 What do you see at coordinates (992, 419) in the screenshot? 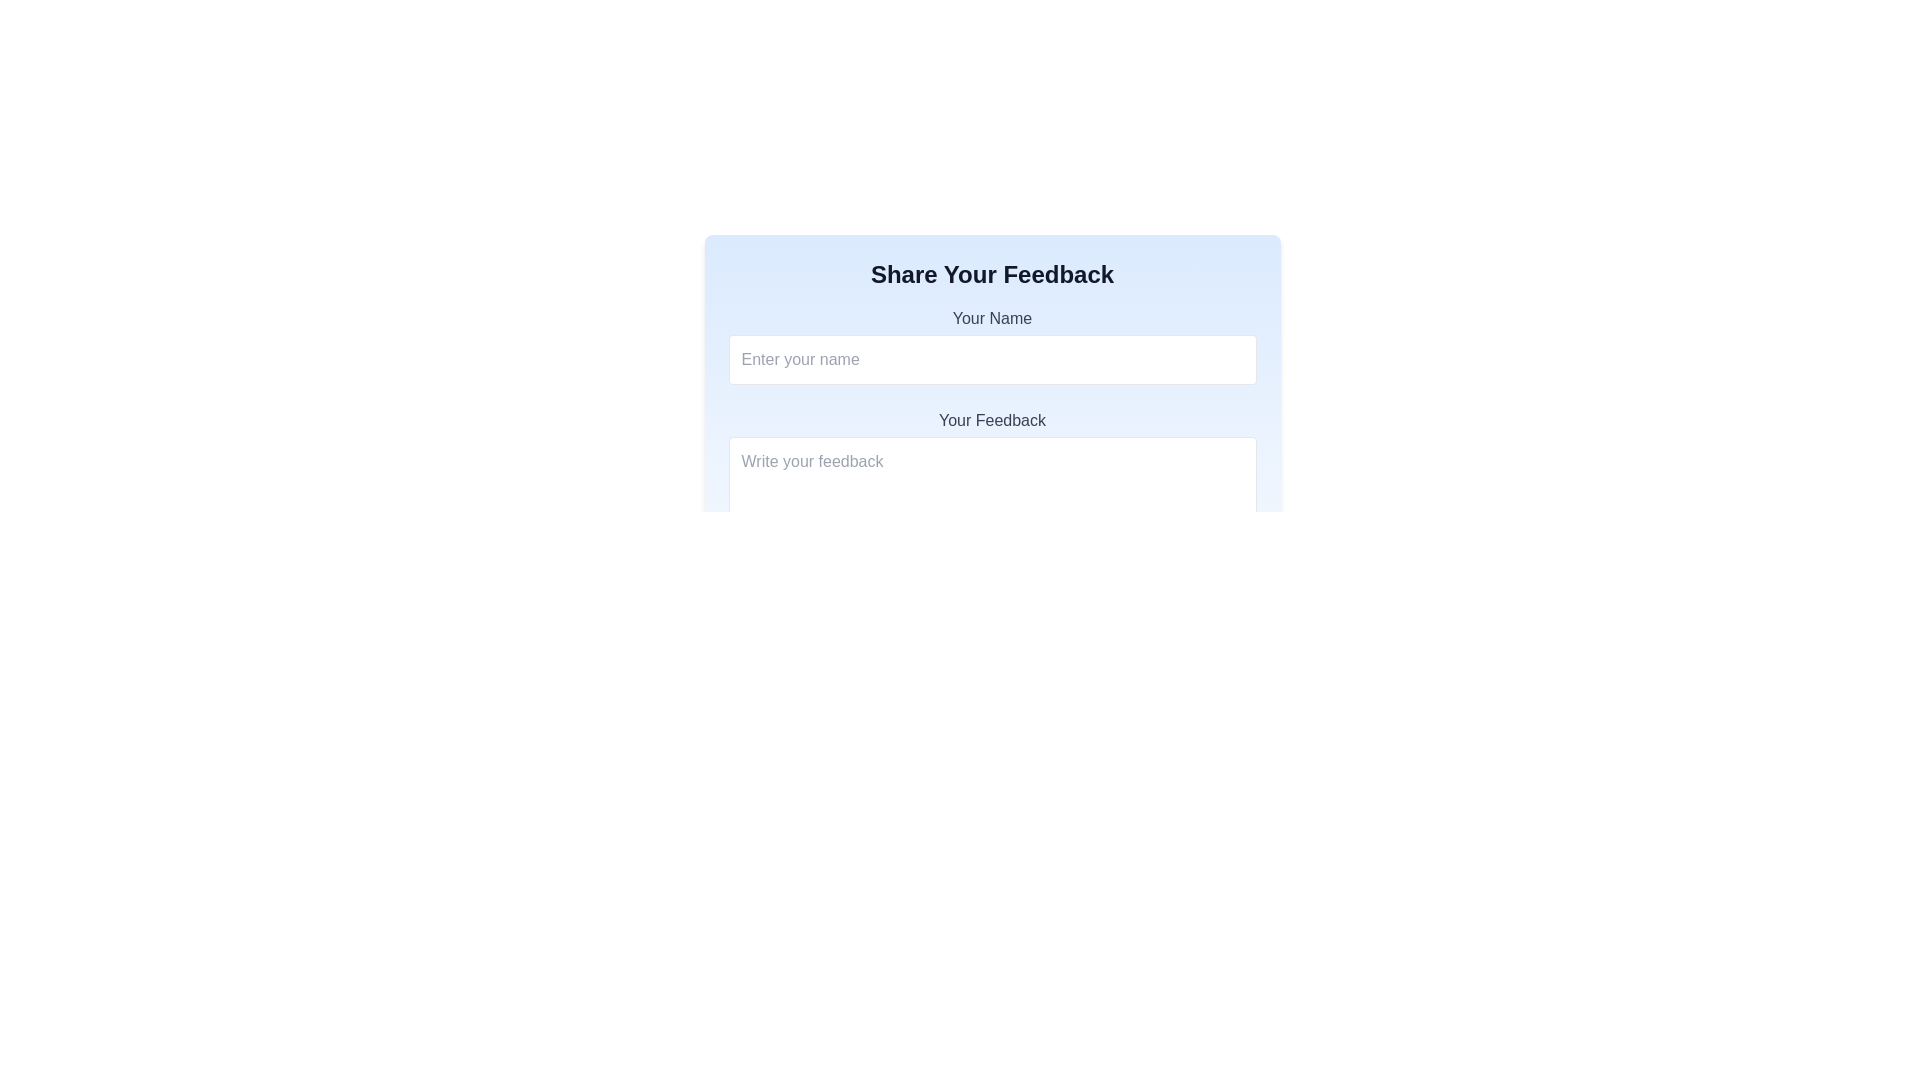
I see `label displaying 'Your Feedback' which is styled in bold sans-serif font and positioned above the feedback input box` at bounding box center [992, 419].